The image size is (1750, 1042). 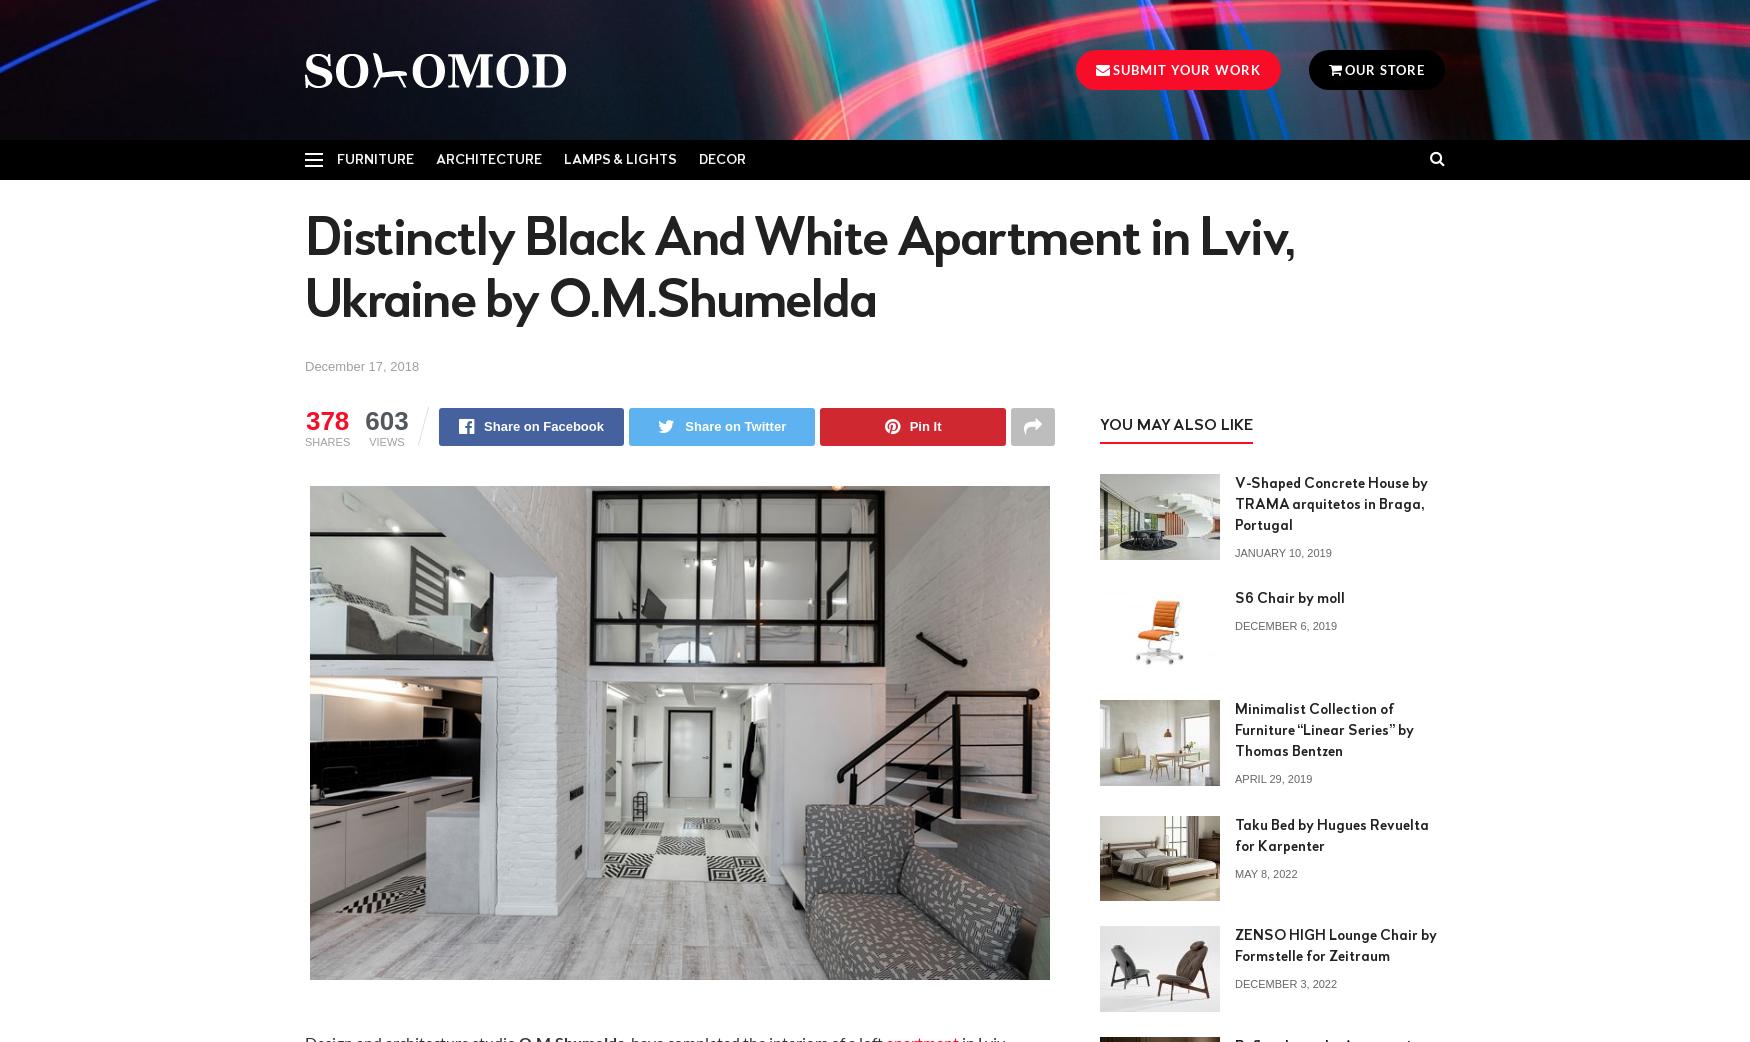 I want to click on 'Taku Bed by Hugues Revuelta for Karpenter', so click(x=1234, y=835).